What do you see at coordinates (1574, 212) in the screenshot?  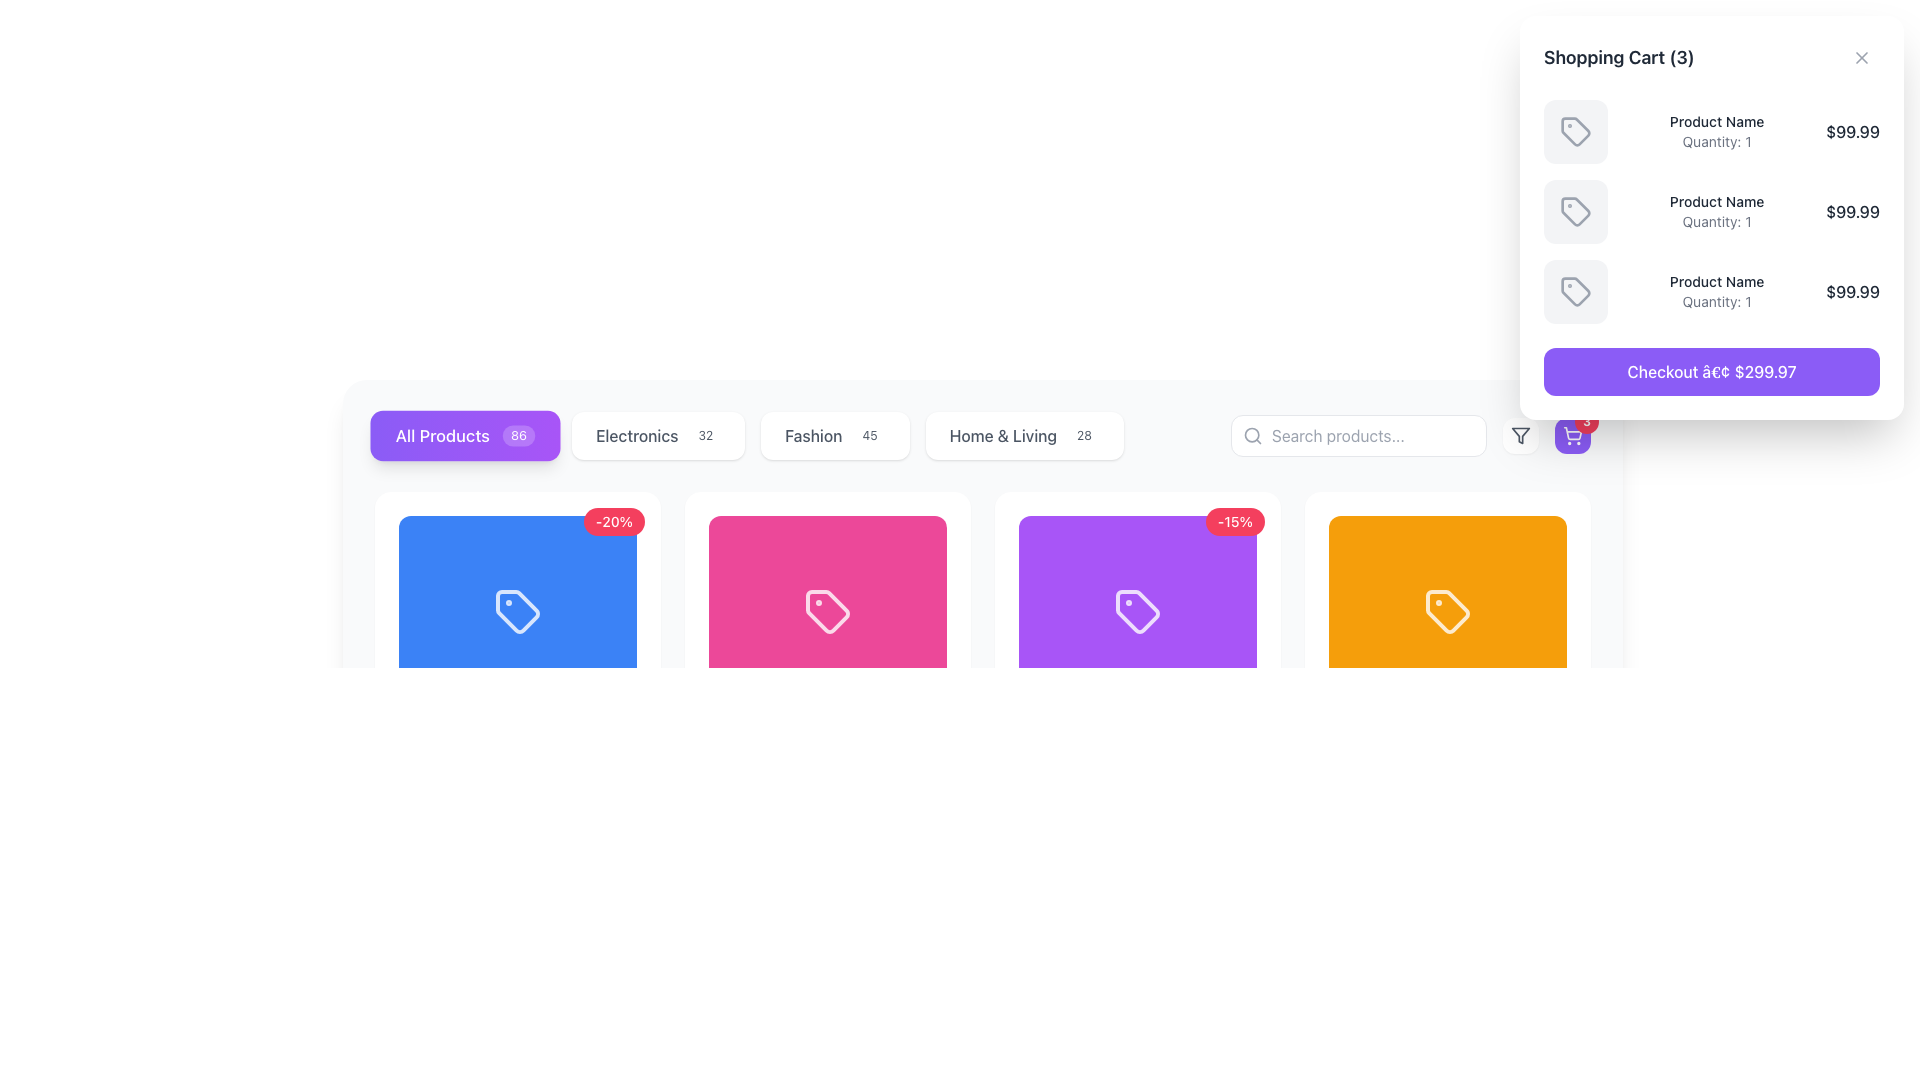 I see `the tag-like icon` at bounding box center [1574, 212].